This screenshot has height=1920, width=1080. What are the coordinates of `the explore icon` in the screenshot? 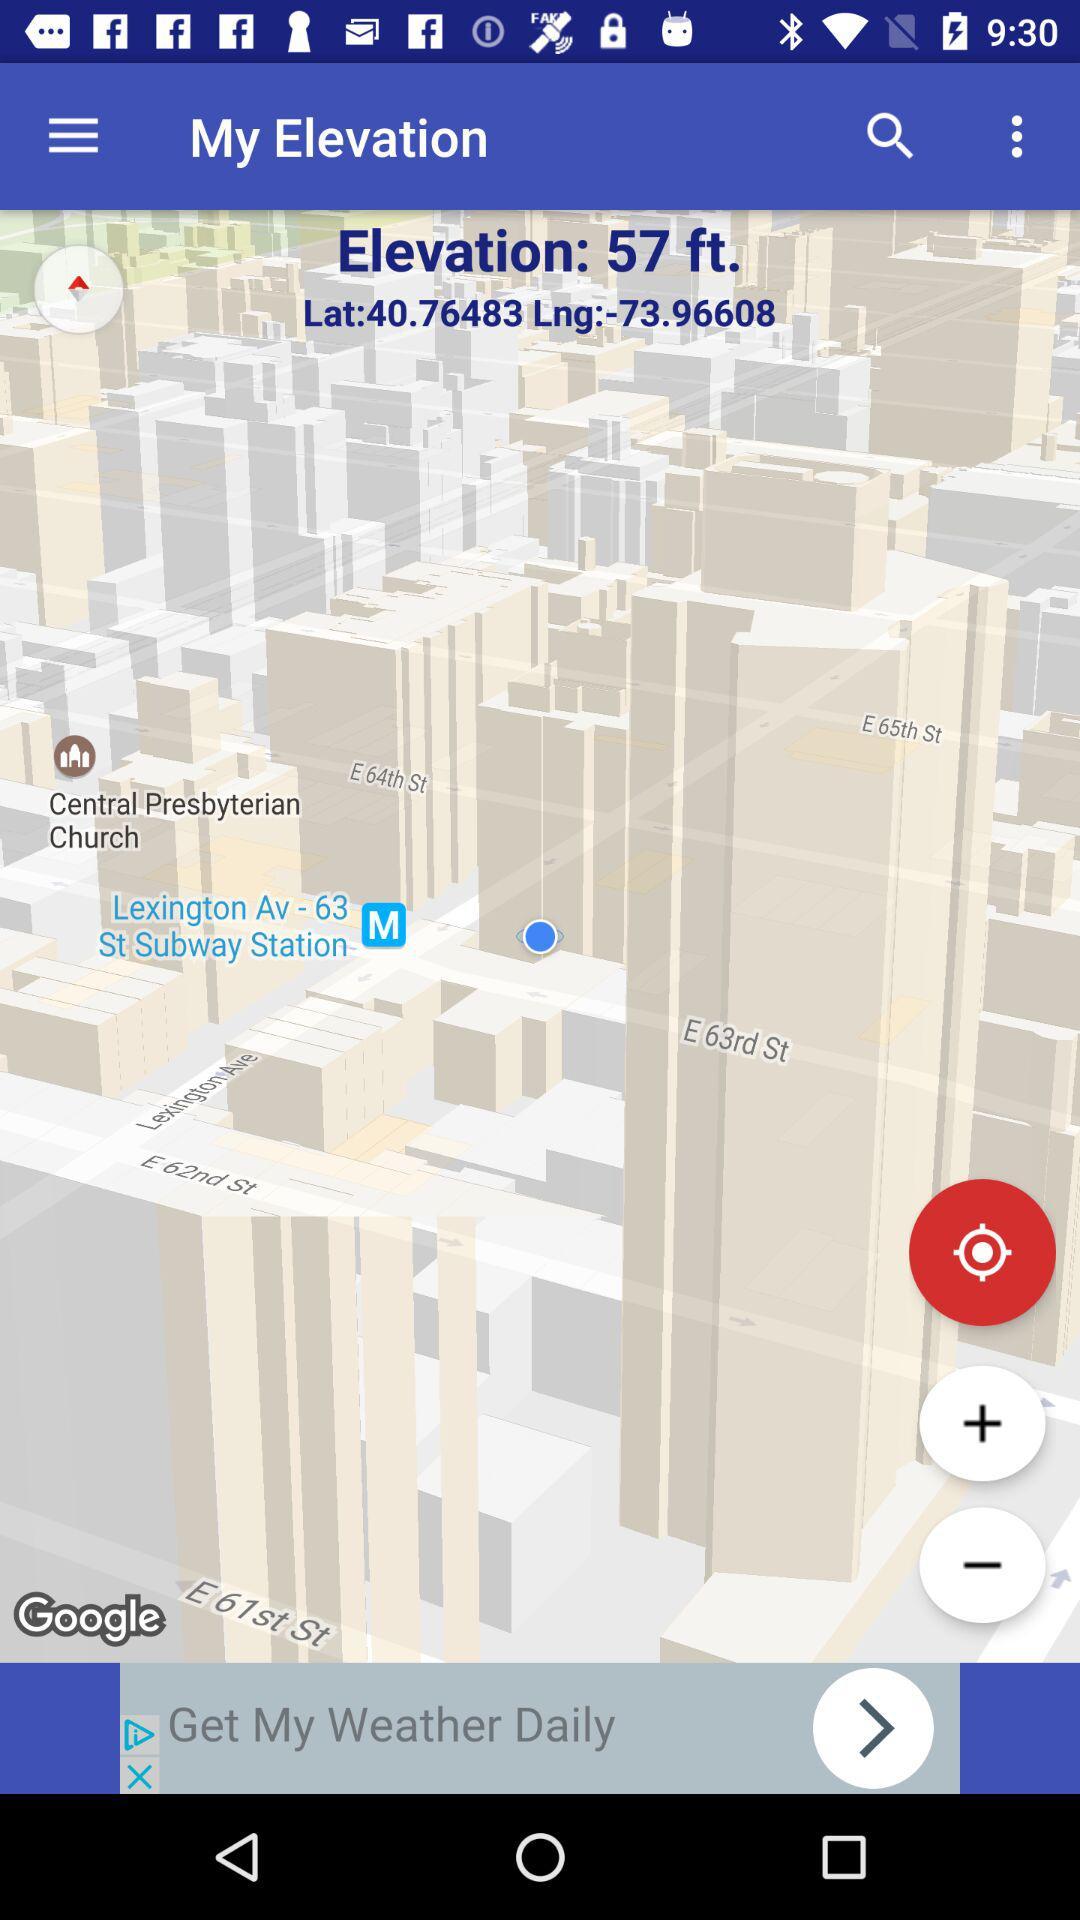 It's located at (77, 287).